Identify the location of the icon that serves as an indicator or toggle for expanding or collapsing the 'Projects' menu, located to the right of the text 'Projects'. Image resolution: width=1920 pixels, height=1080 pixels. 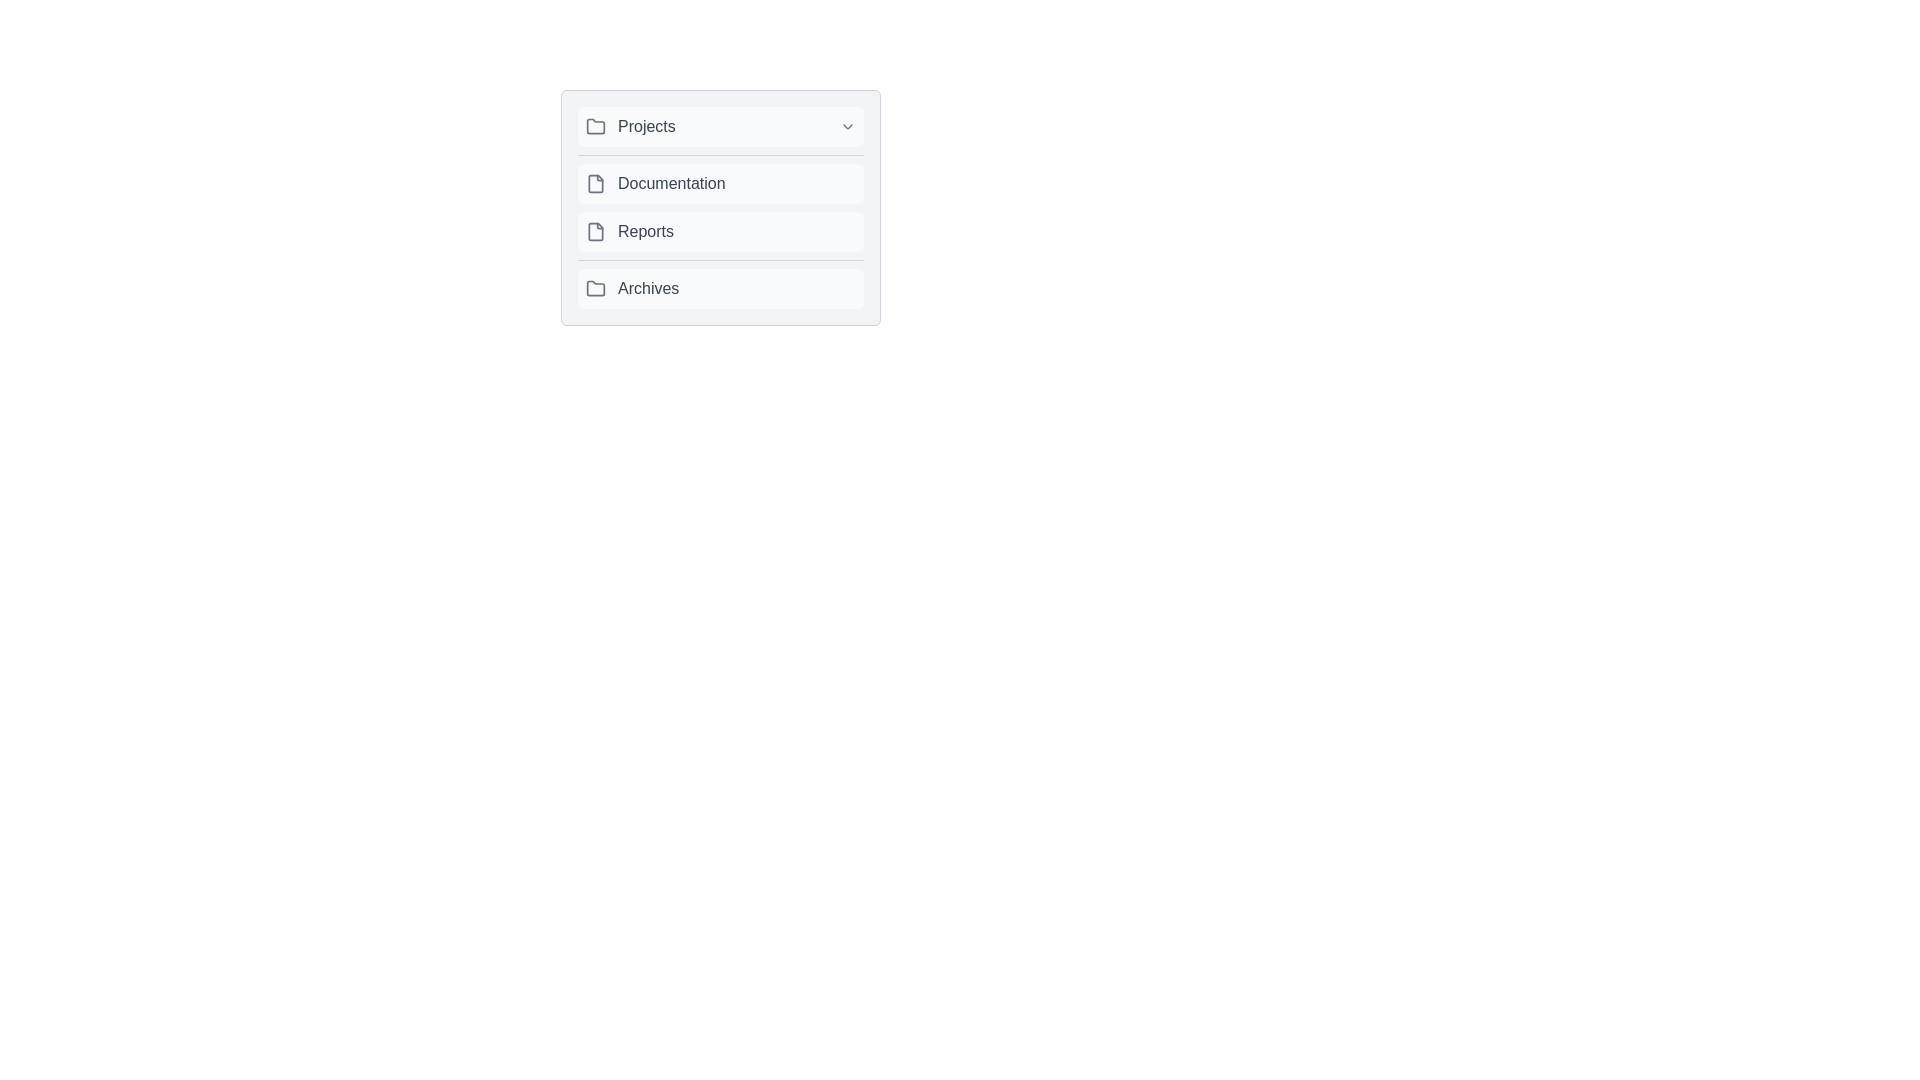
(848, 127).